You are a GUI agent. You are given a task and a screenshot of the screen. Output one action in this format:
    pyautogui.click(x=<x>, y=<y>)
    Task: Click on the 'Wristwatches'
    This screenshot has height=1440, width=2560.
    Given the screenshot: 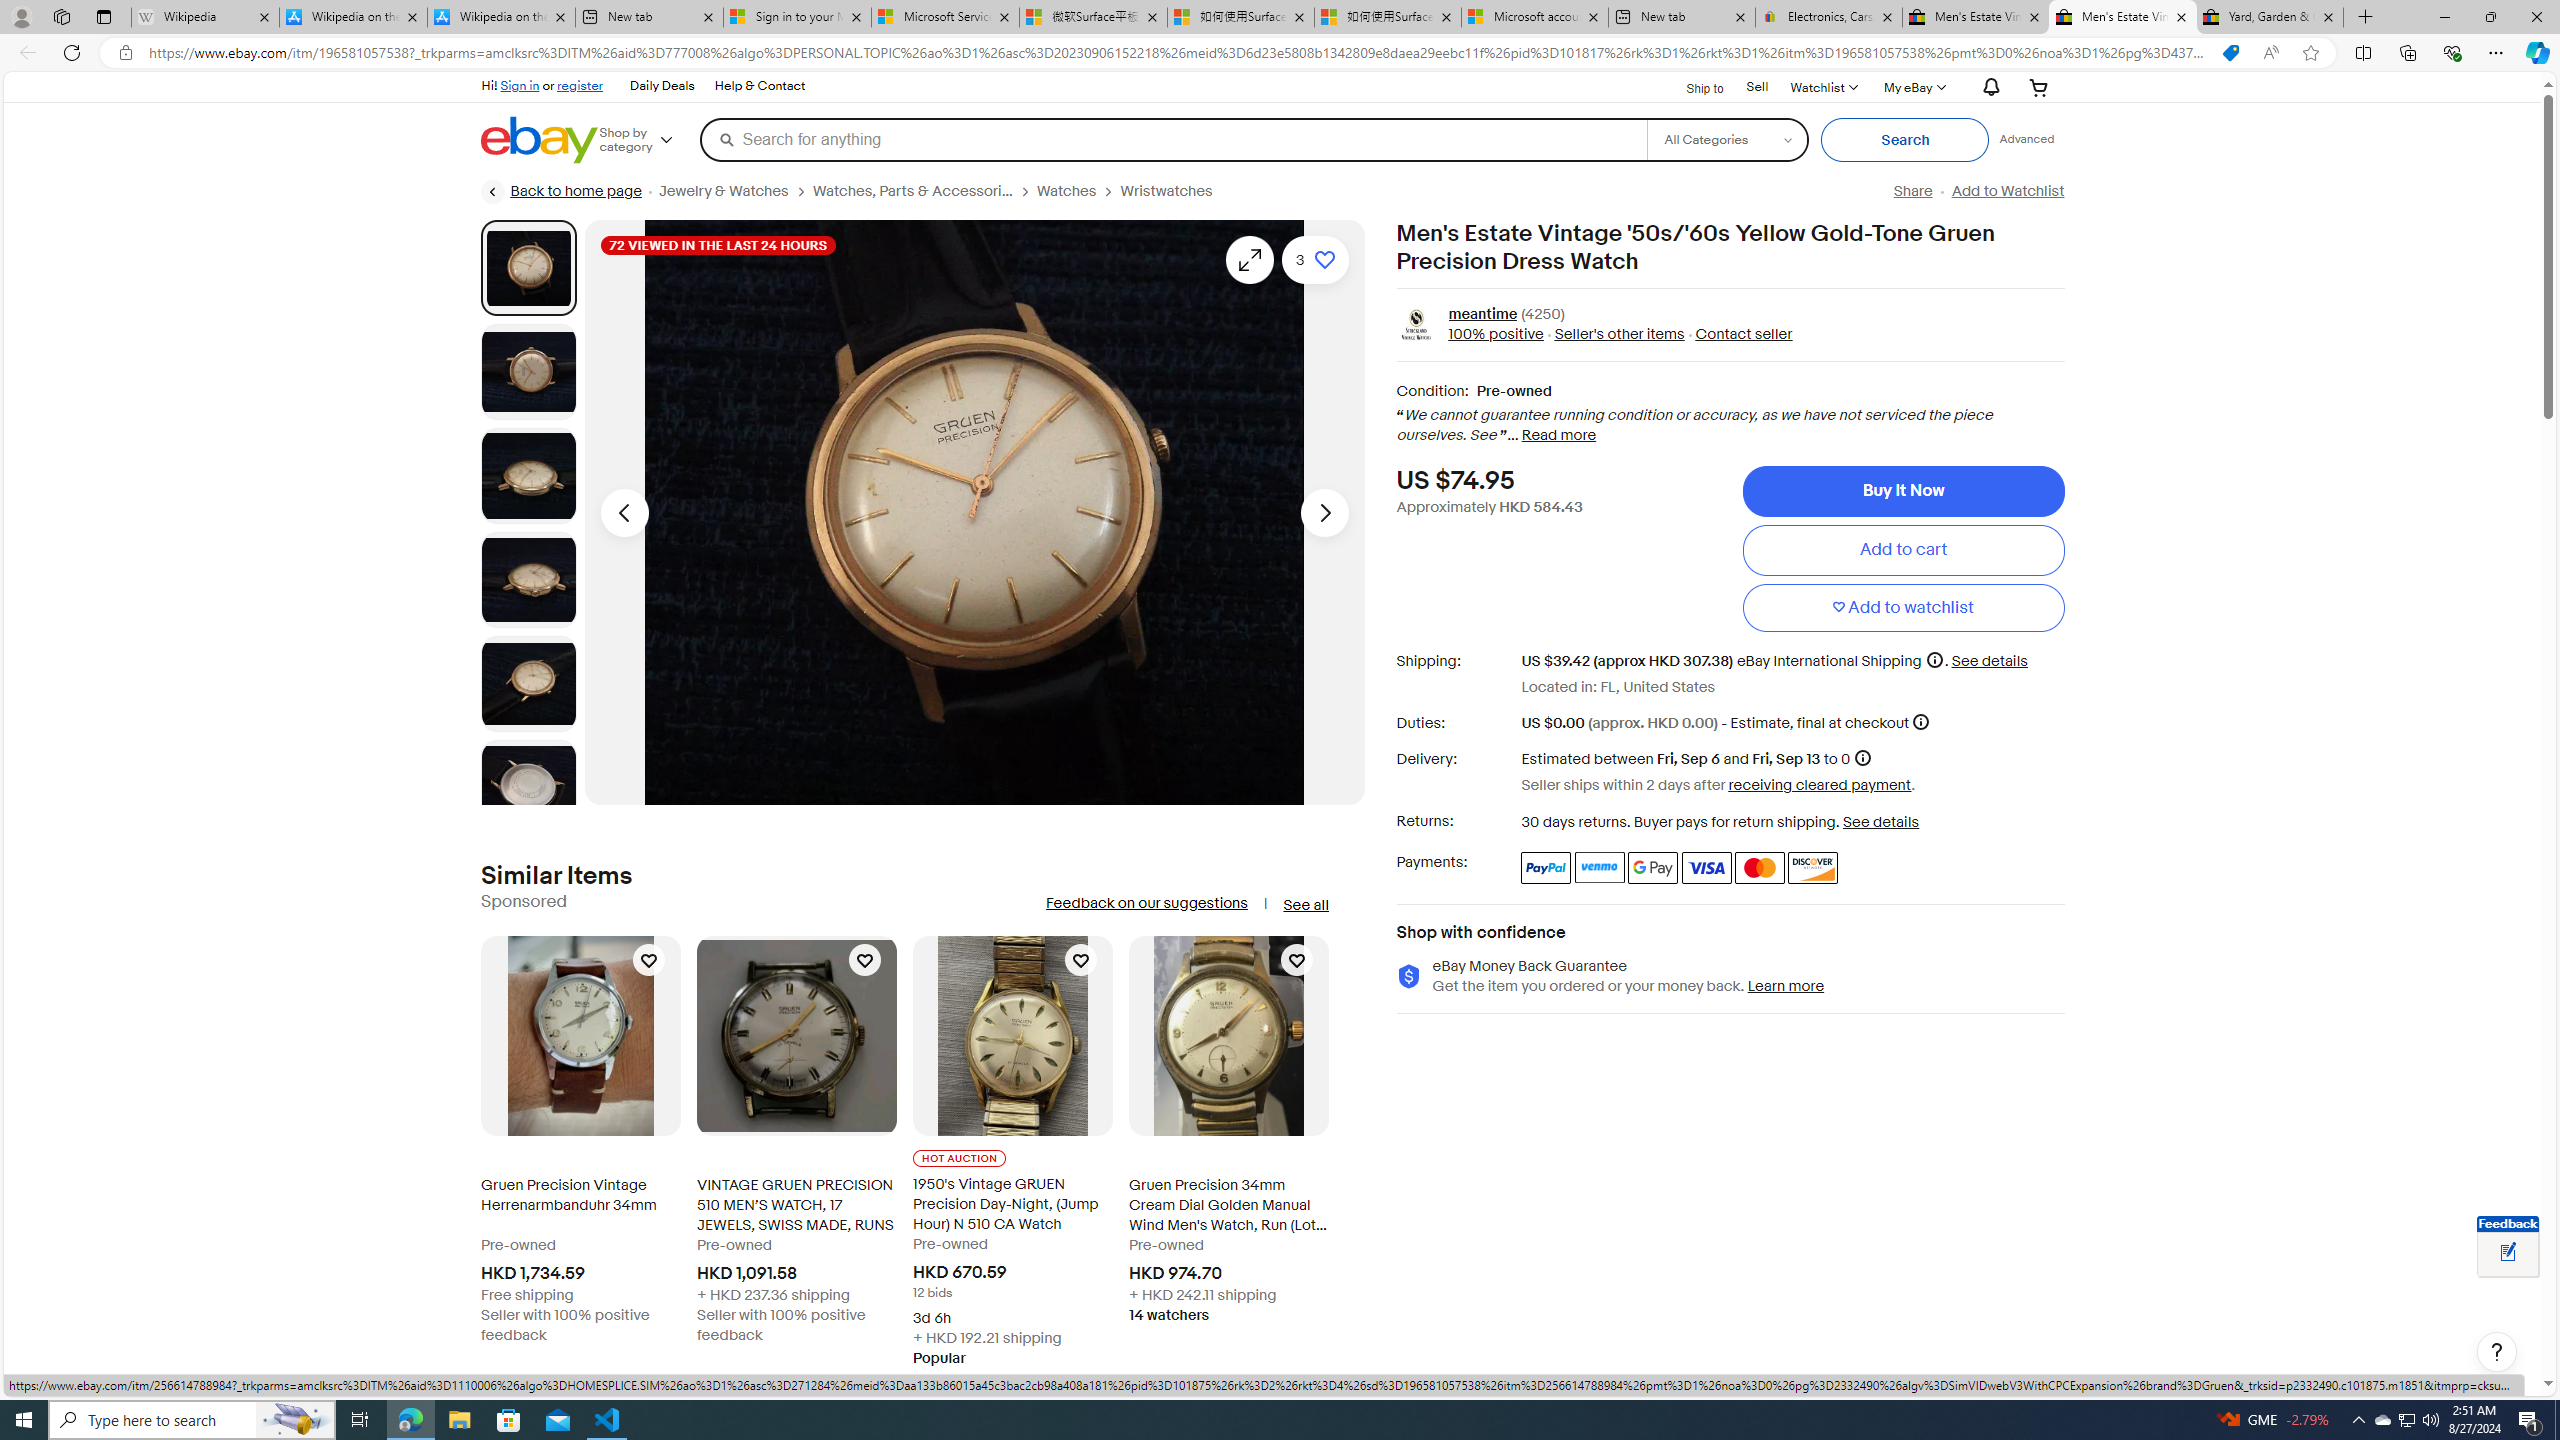 What is the action you would take?
    pyautogui.click(x=1174, y=191)
    